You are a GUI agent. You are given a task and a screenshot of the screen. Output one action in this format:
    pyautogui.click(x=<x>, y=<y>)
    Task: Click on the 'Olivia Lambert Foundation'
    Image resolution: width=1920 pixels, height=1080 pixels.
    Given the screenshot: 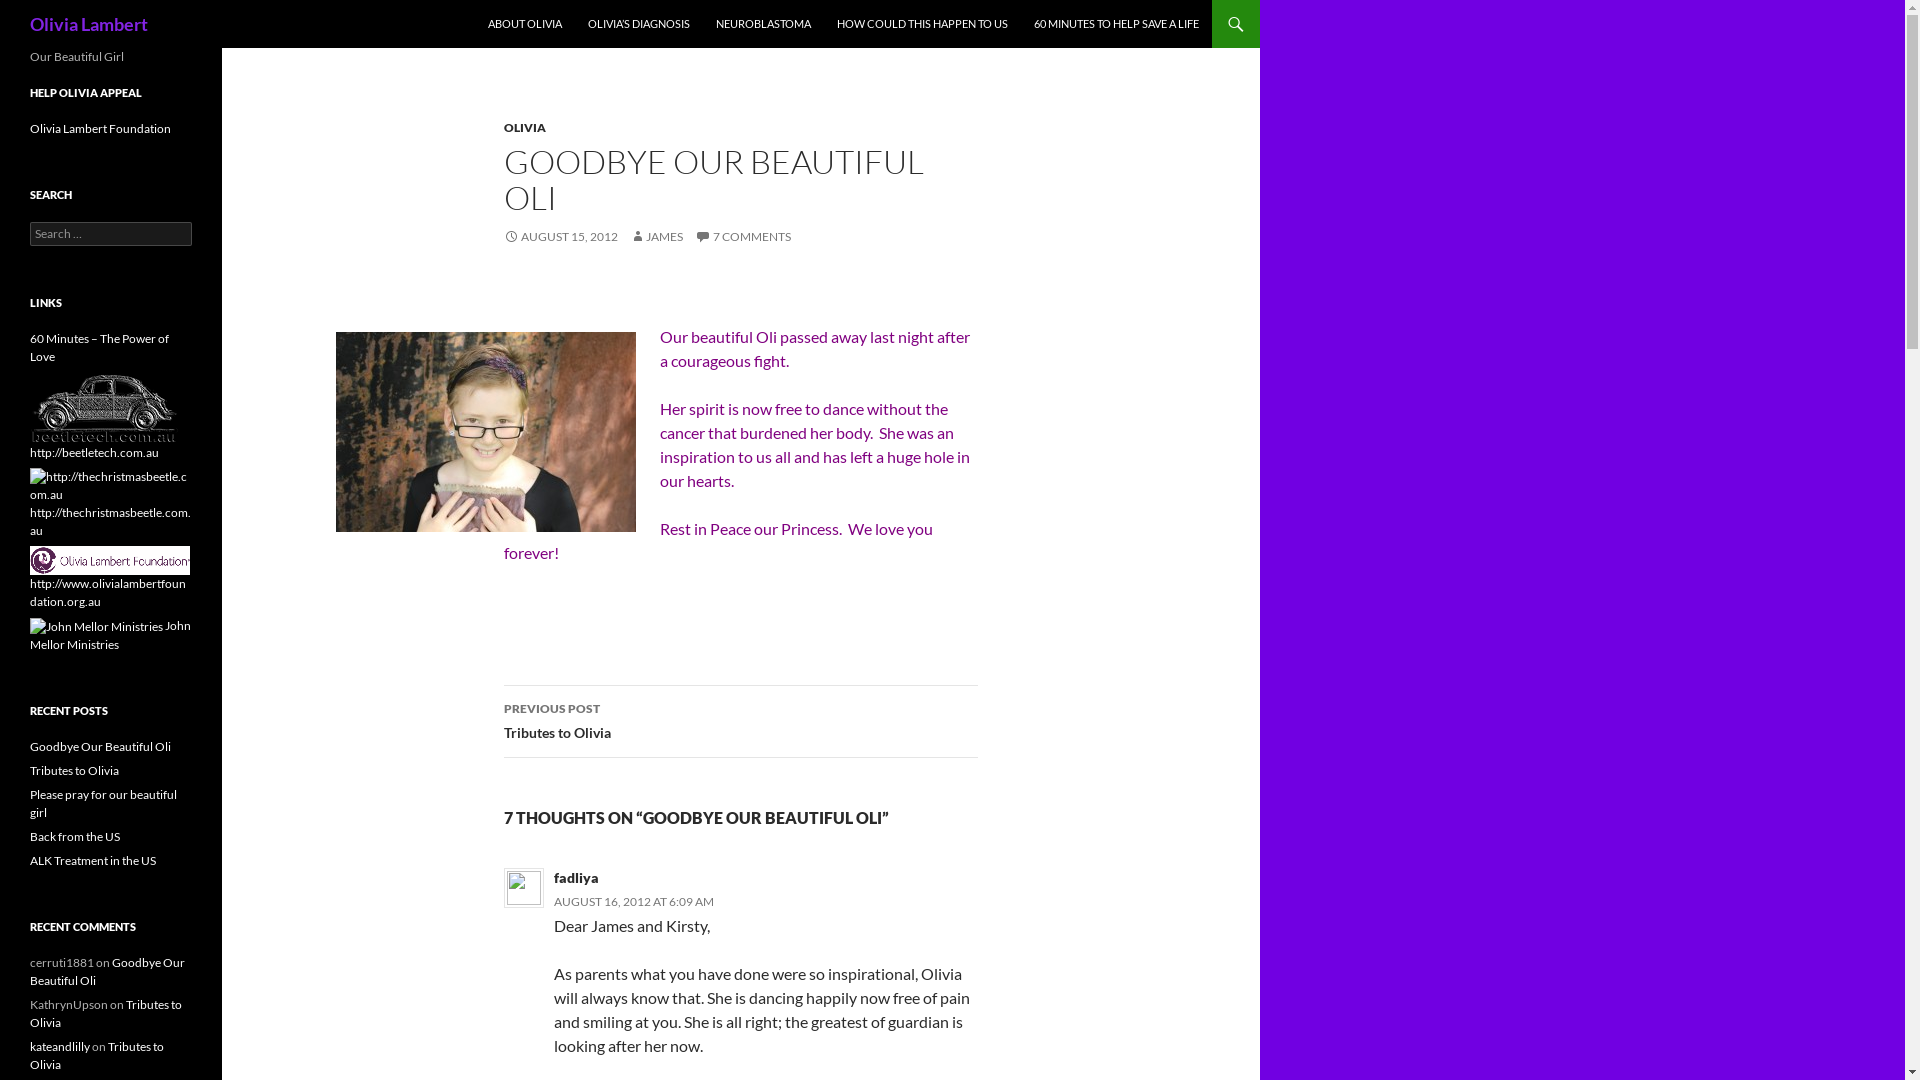 What is the action you would take?
    pyautogui.click(x=99, y=128)
    